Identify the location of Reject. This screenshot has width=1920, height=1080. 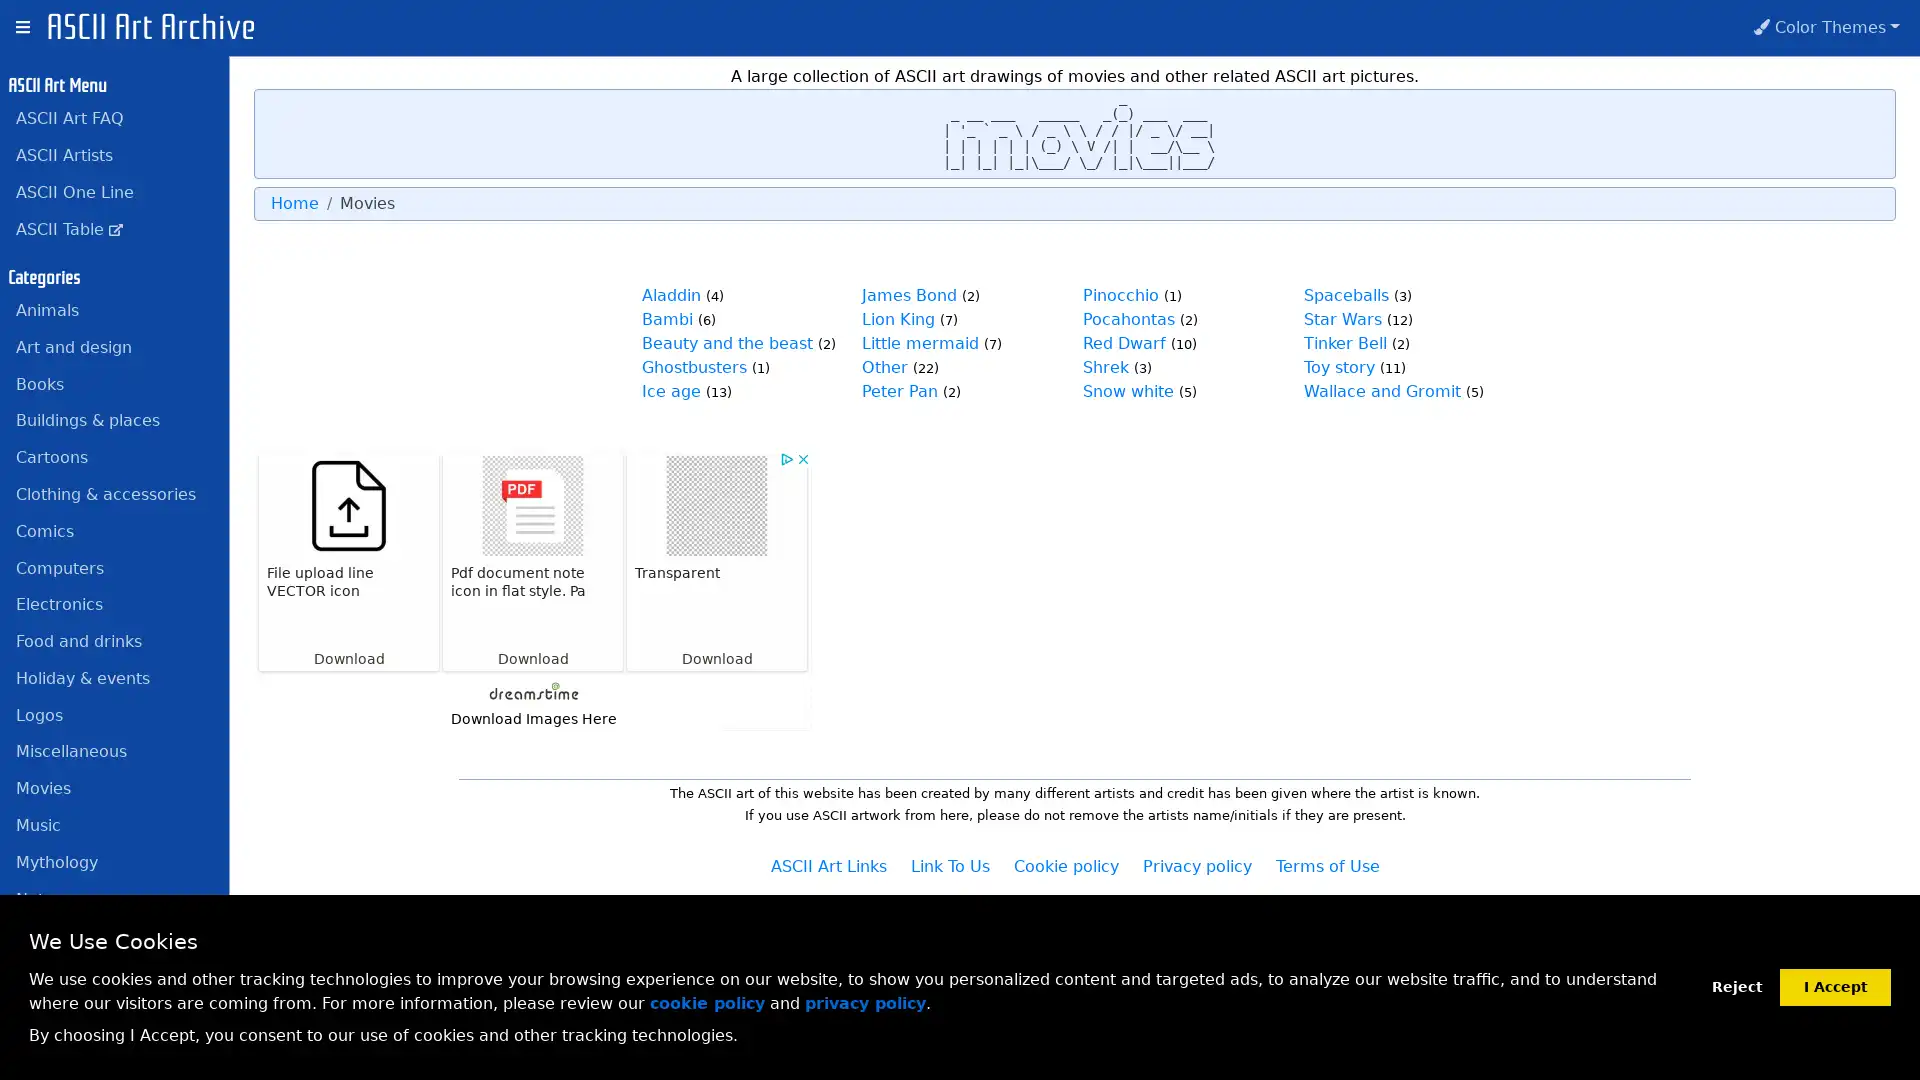
(1736, 986).